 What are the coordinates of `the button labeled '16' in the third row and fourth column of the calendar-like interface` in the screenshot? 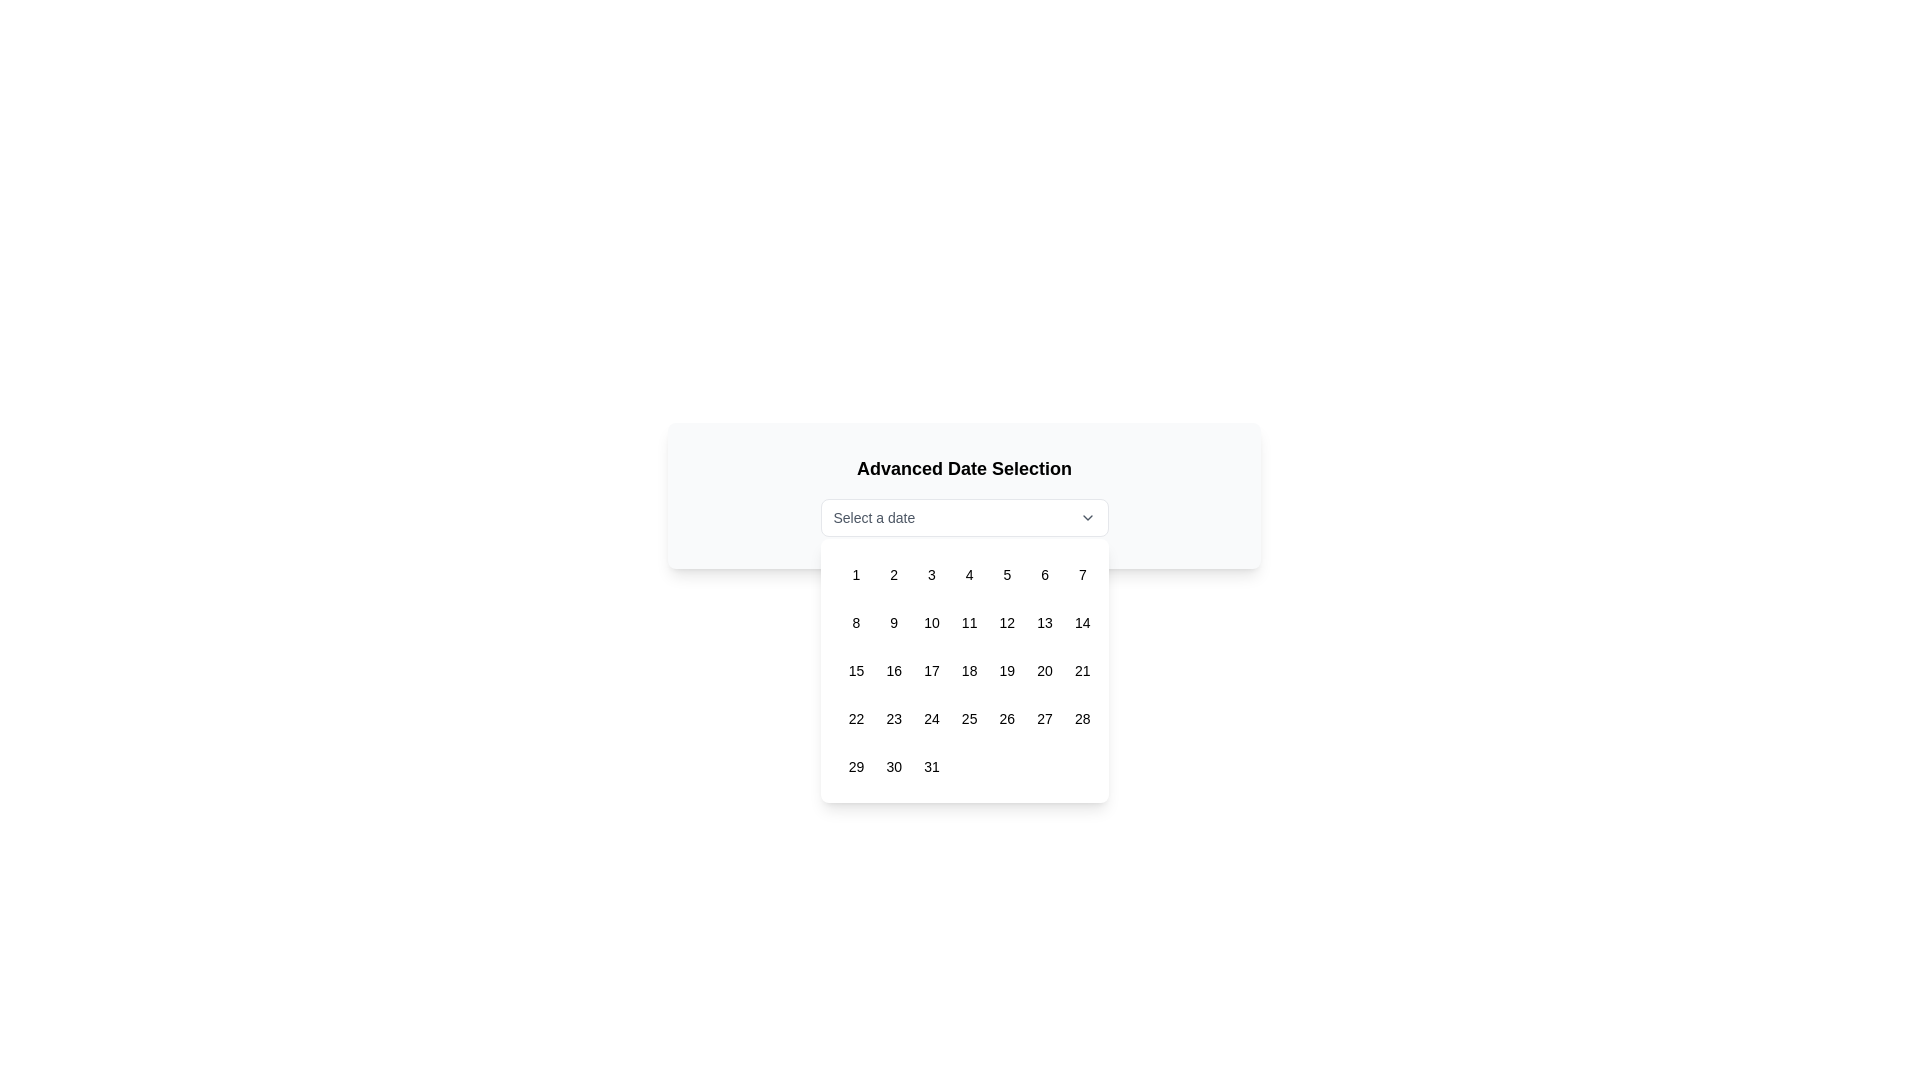 It's located at (892, 671).